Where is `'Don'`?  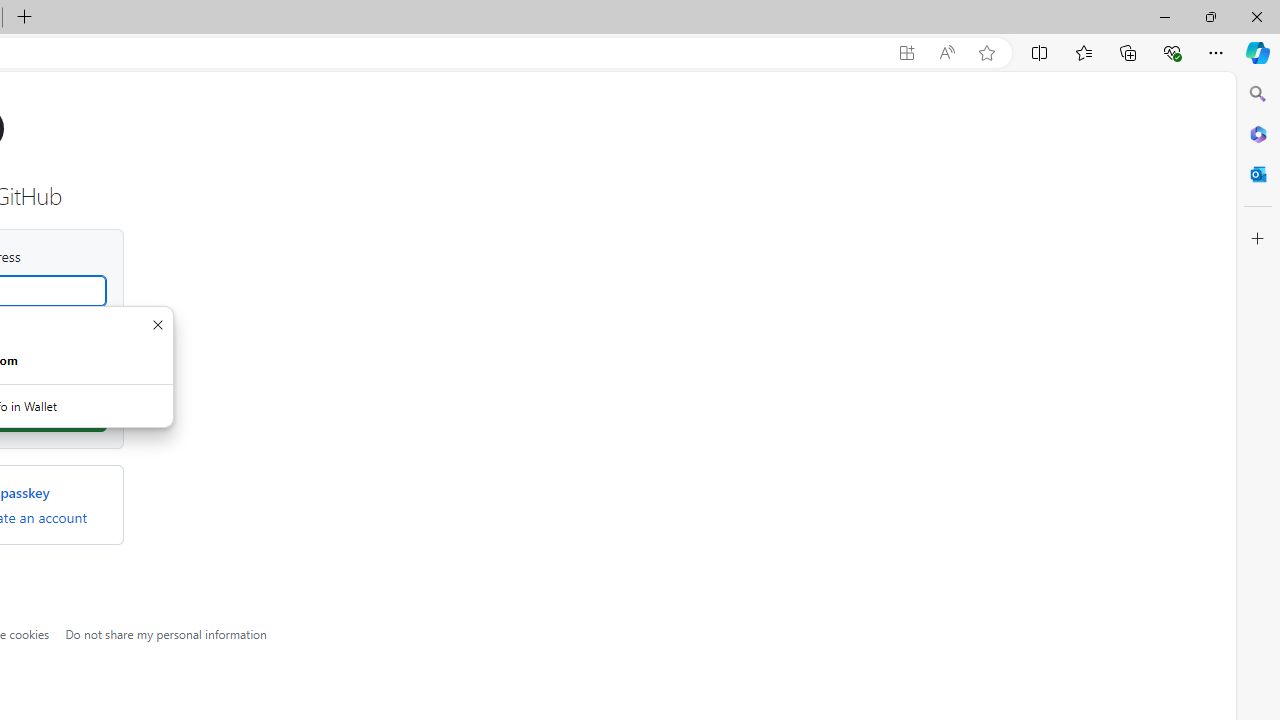 'Don' is located at coordinates (156, 324).